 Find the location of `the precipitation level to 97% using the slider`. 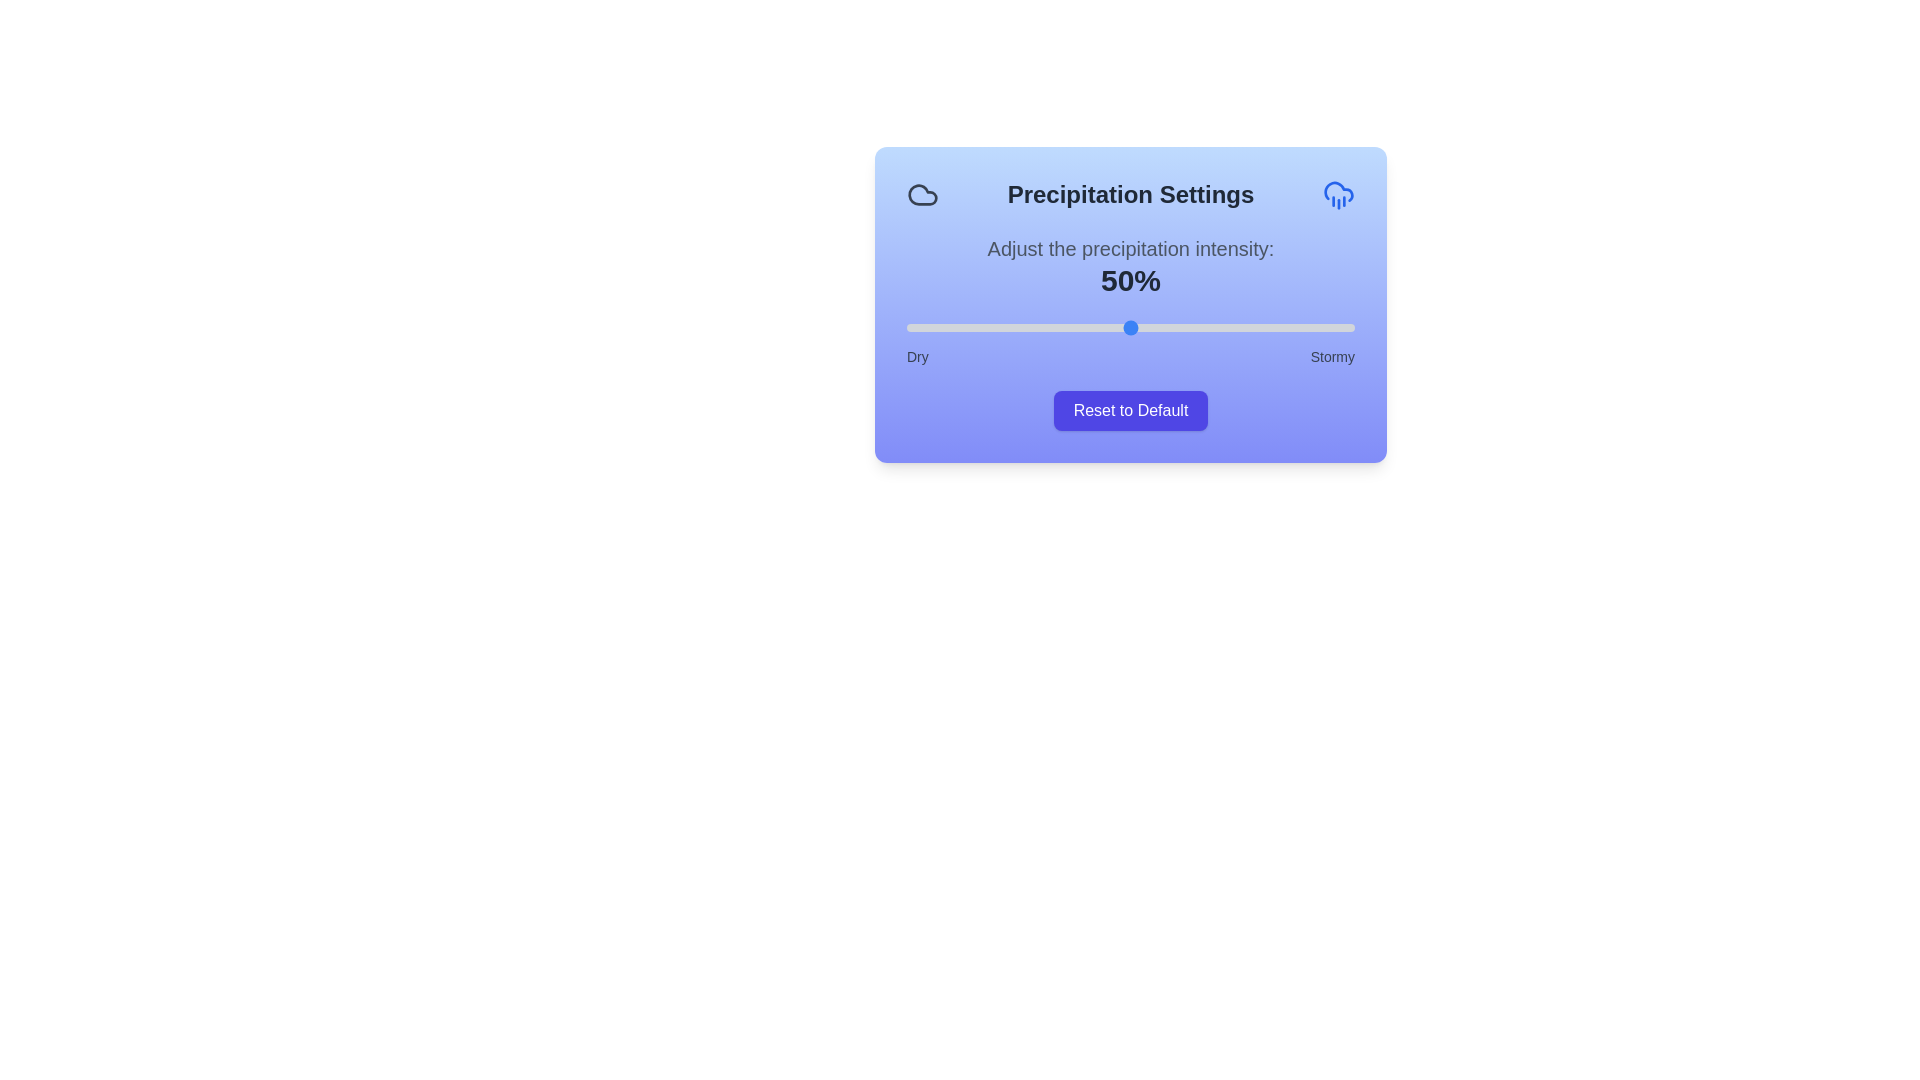

the precipitation level to 97% using the slider is located at coordinates (1341, 326).